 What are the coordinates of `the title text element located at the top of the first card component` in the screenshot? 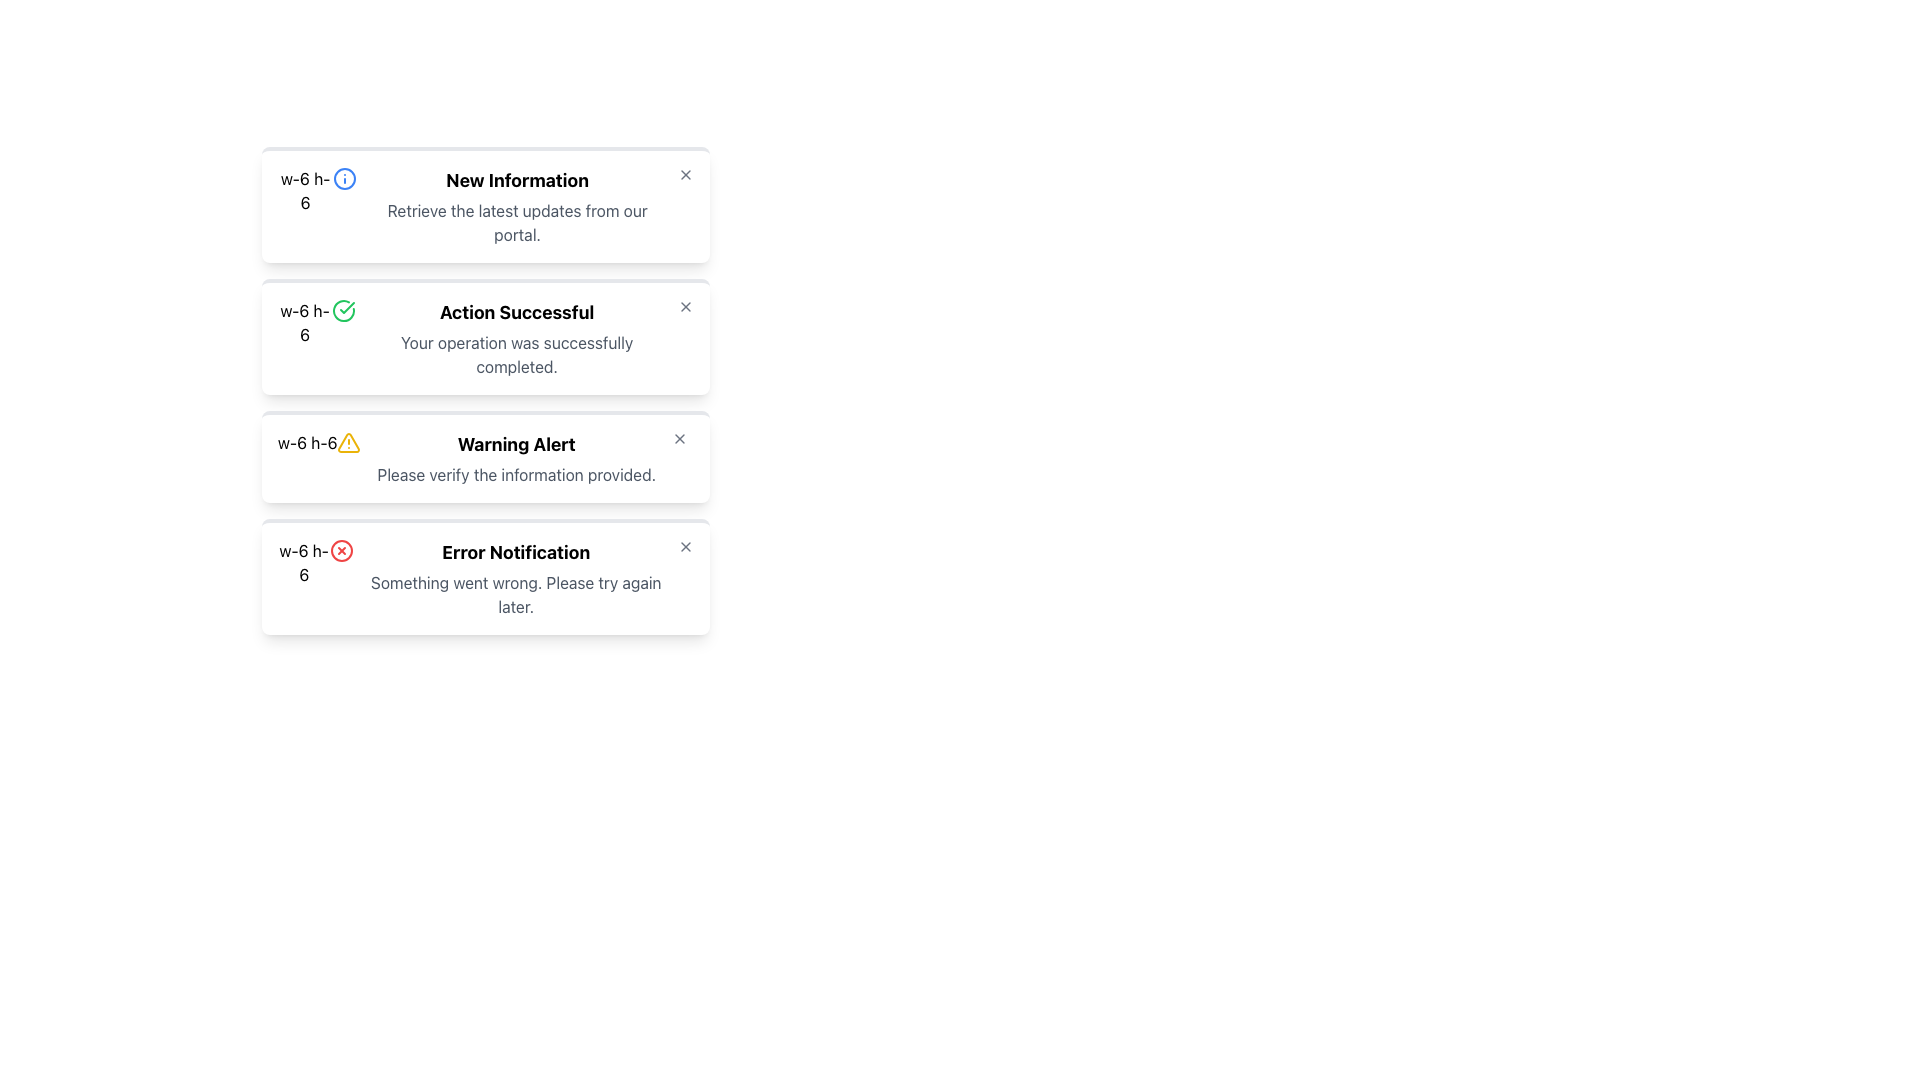 It's located at (517, 181).